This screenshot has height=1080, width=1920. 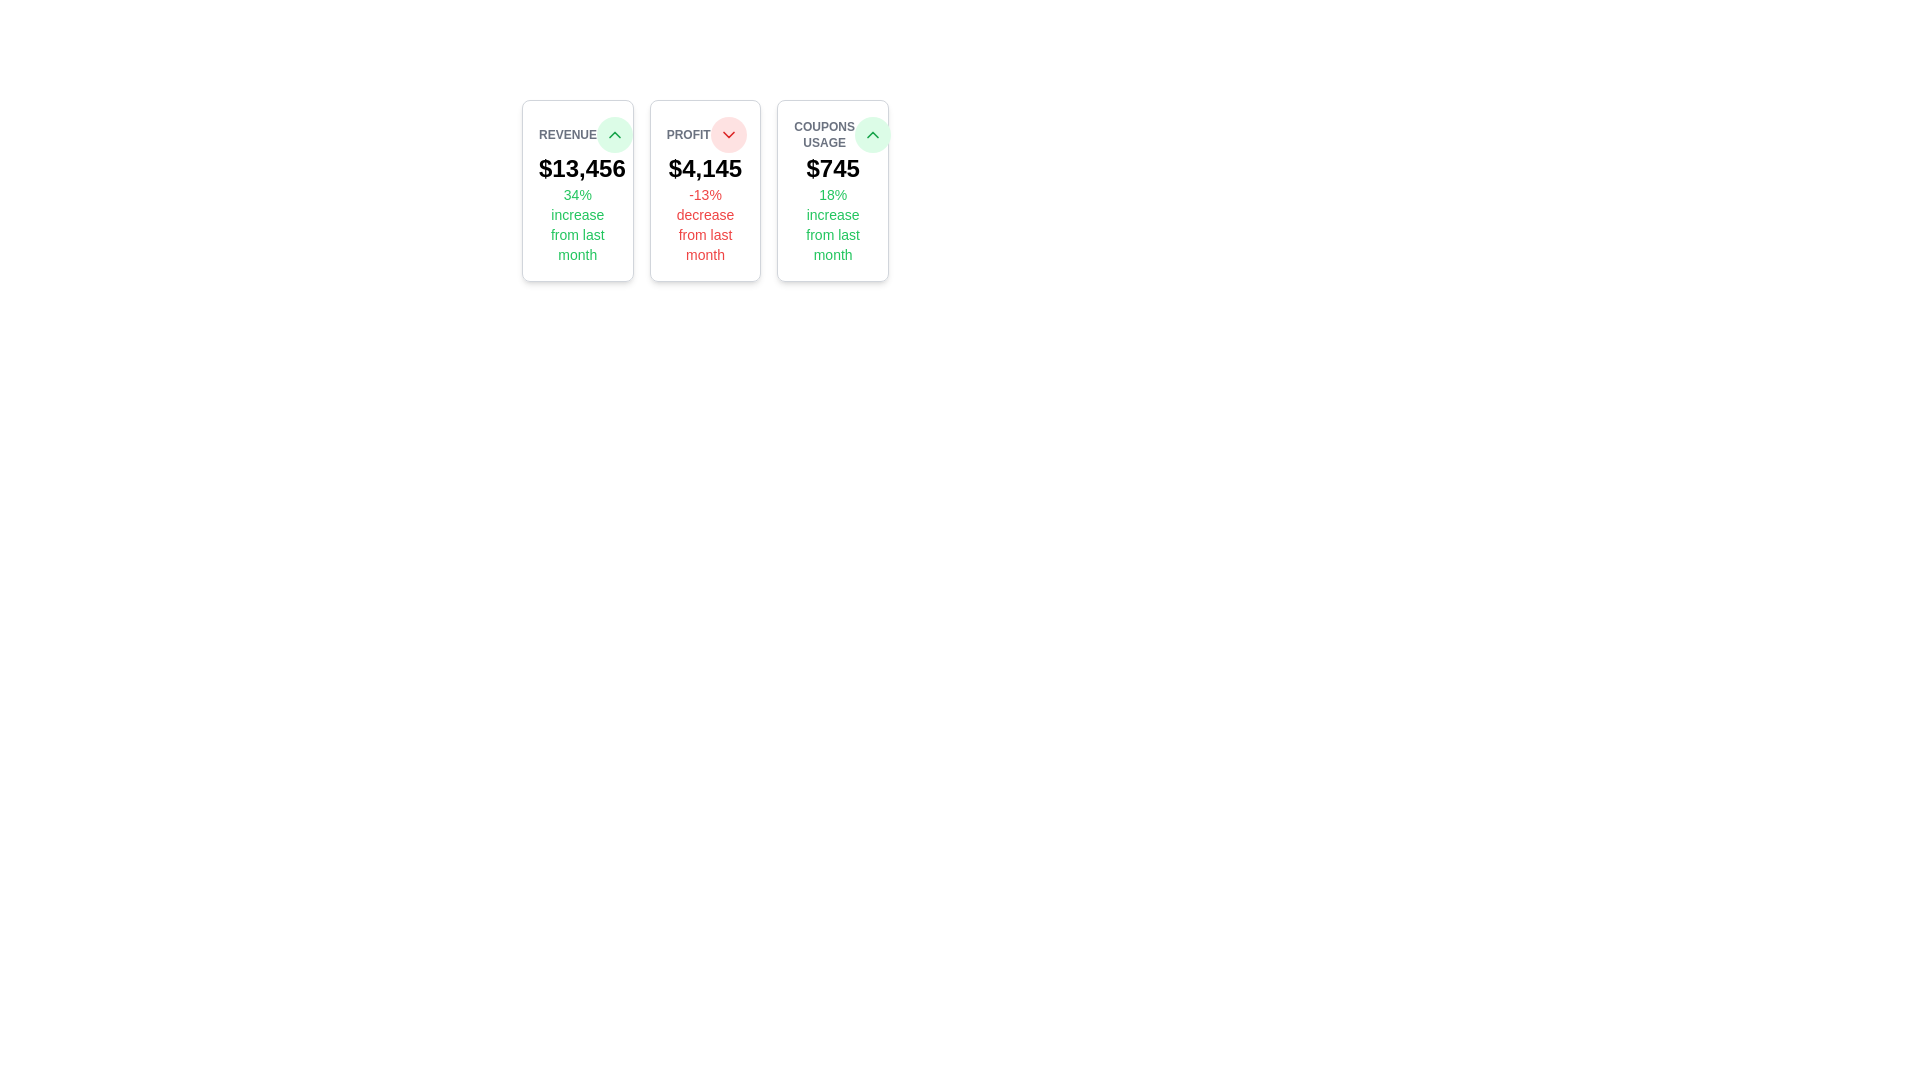 What do you see at coordinates (833, 191) in the screenshot?
I see `the informational card displaying coupon usage data, which is the rightmost card in a series of three horizontally aligned cards` at bounding box center [833, 191].